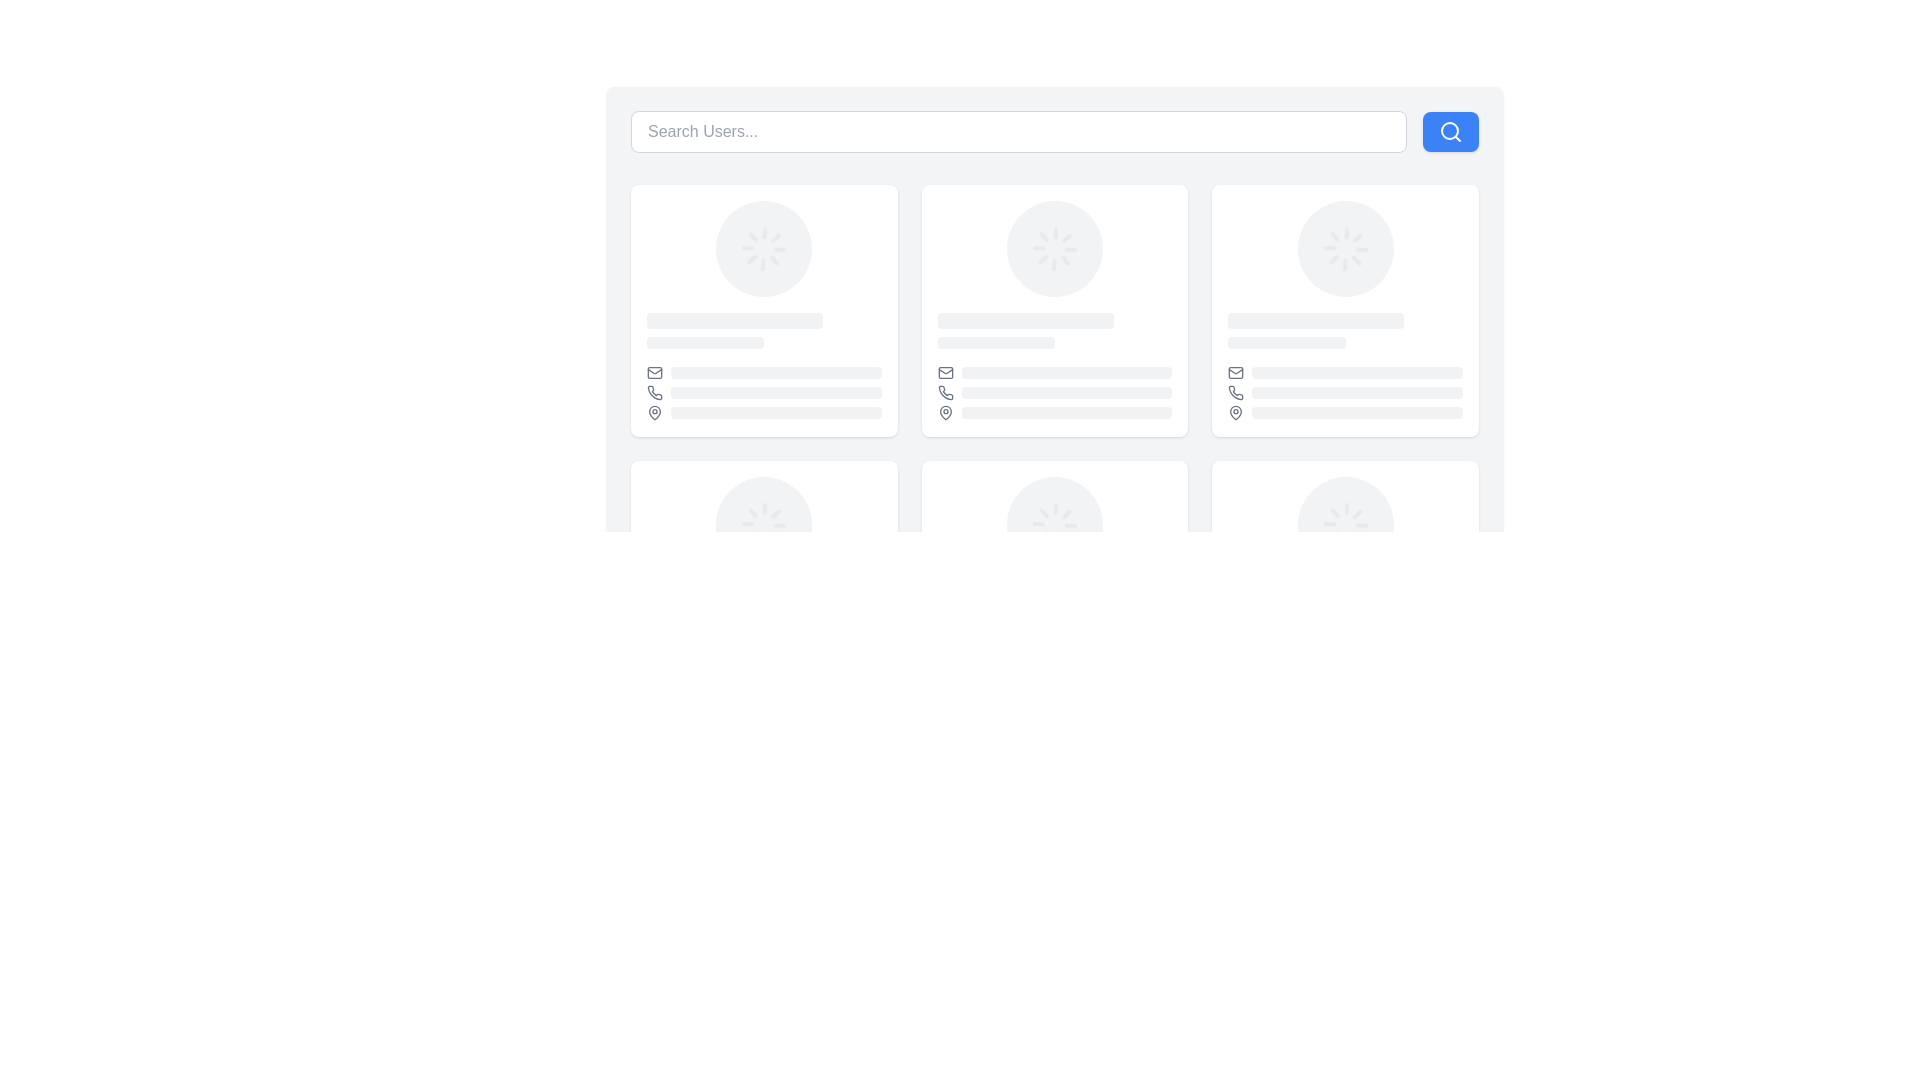 This screenshot has height=1080, width=1920. Describe the element at coordinates (1235, 393) in the screenshot. I see `the phone receiver icon, which is a gray outlined icon located in the upper-right quadrant of the card layout` at that location.